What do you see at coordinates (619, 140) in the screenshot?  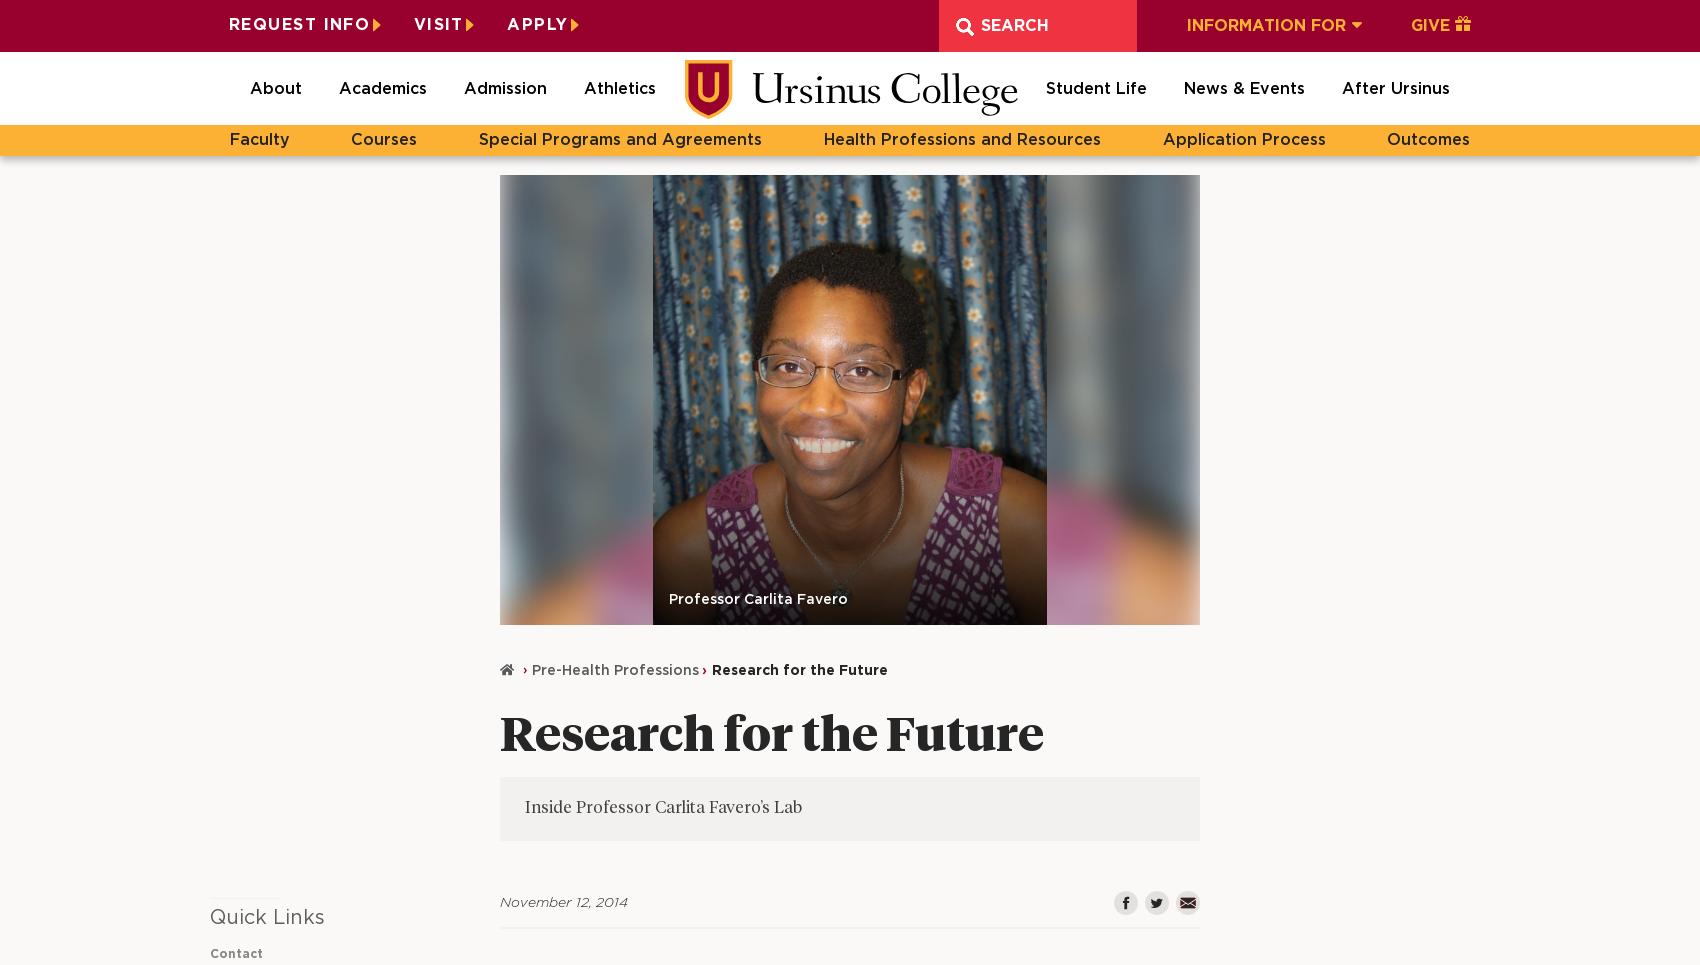 I see `'Special Programs and Agreements'` at bounding box center [619, 140].